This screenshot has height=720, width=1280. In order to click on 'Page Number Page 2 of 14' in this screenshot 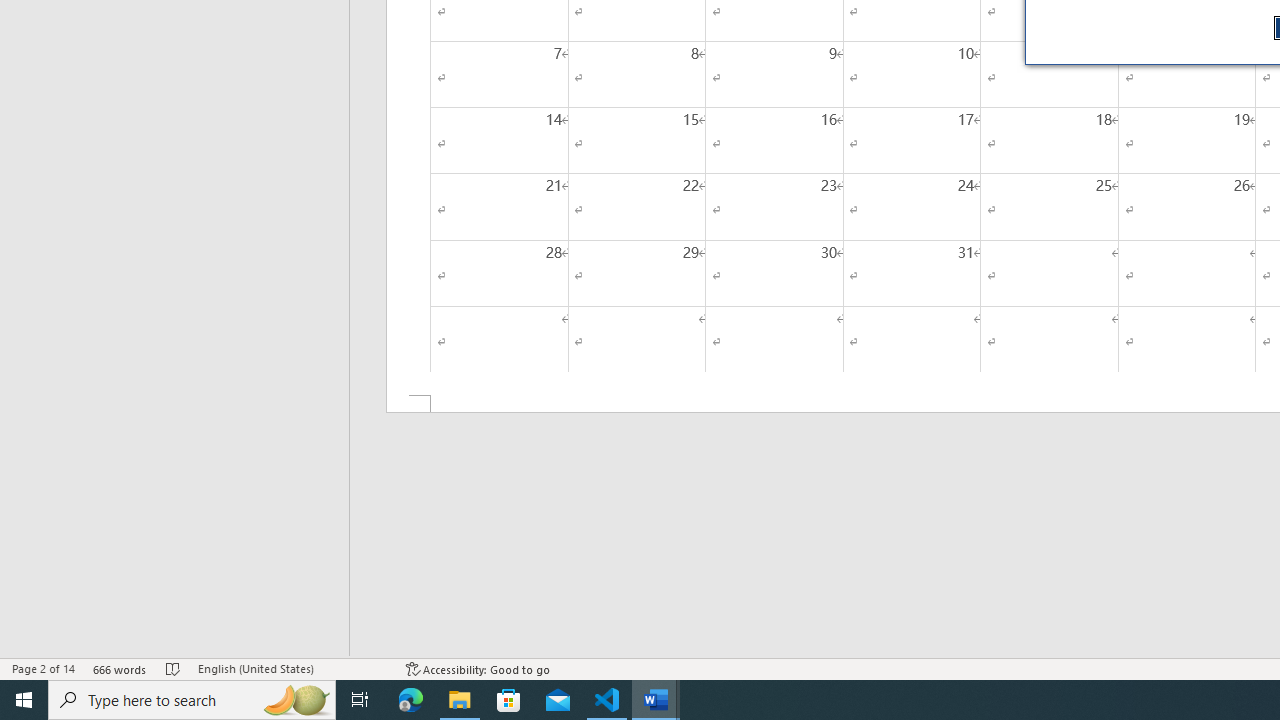, I will do `click(43, 669)`.